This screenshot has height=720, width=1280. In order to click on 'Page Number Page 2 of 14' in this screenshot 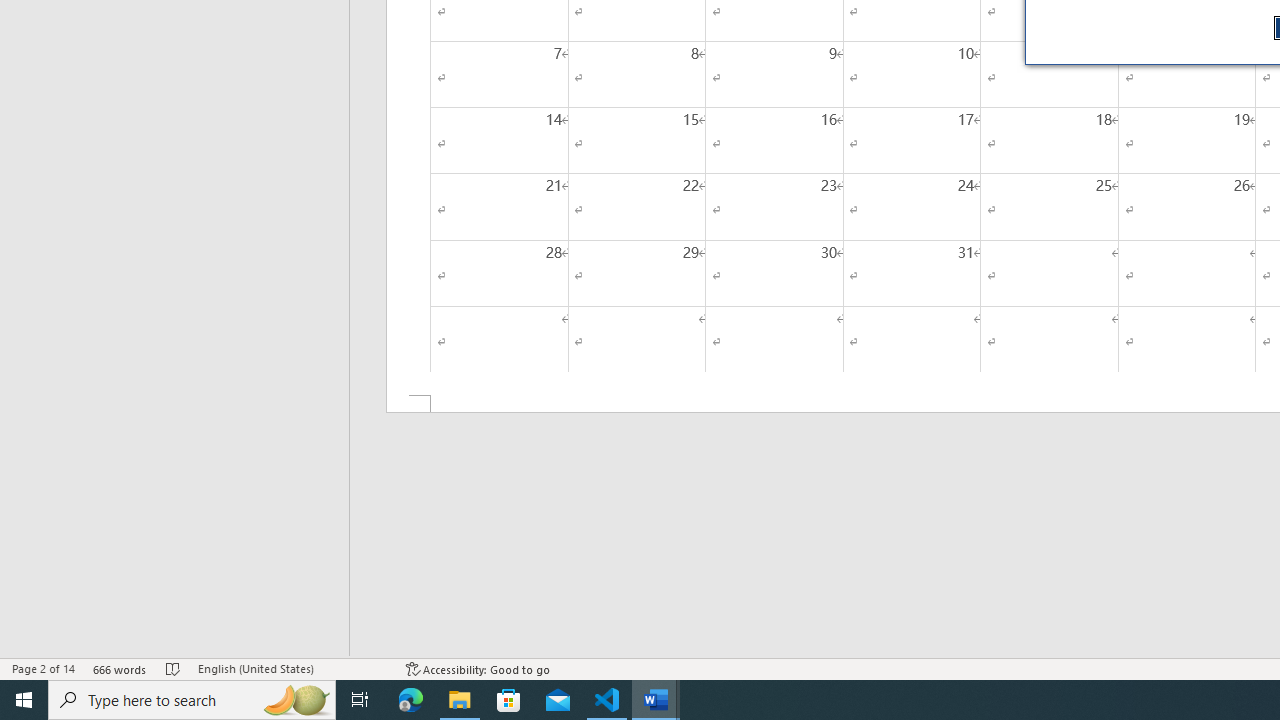, I will do `click(43, 669)`.